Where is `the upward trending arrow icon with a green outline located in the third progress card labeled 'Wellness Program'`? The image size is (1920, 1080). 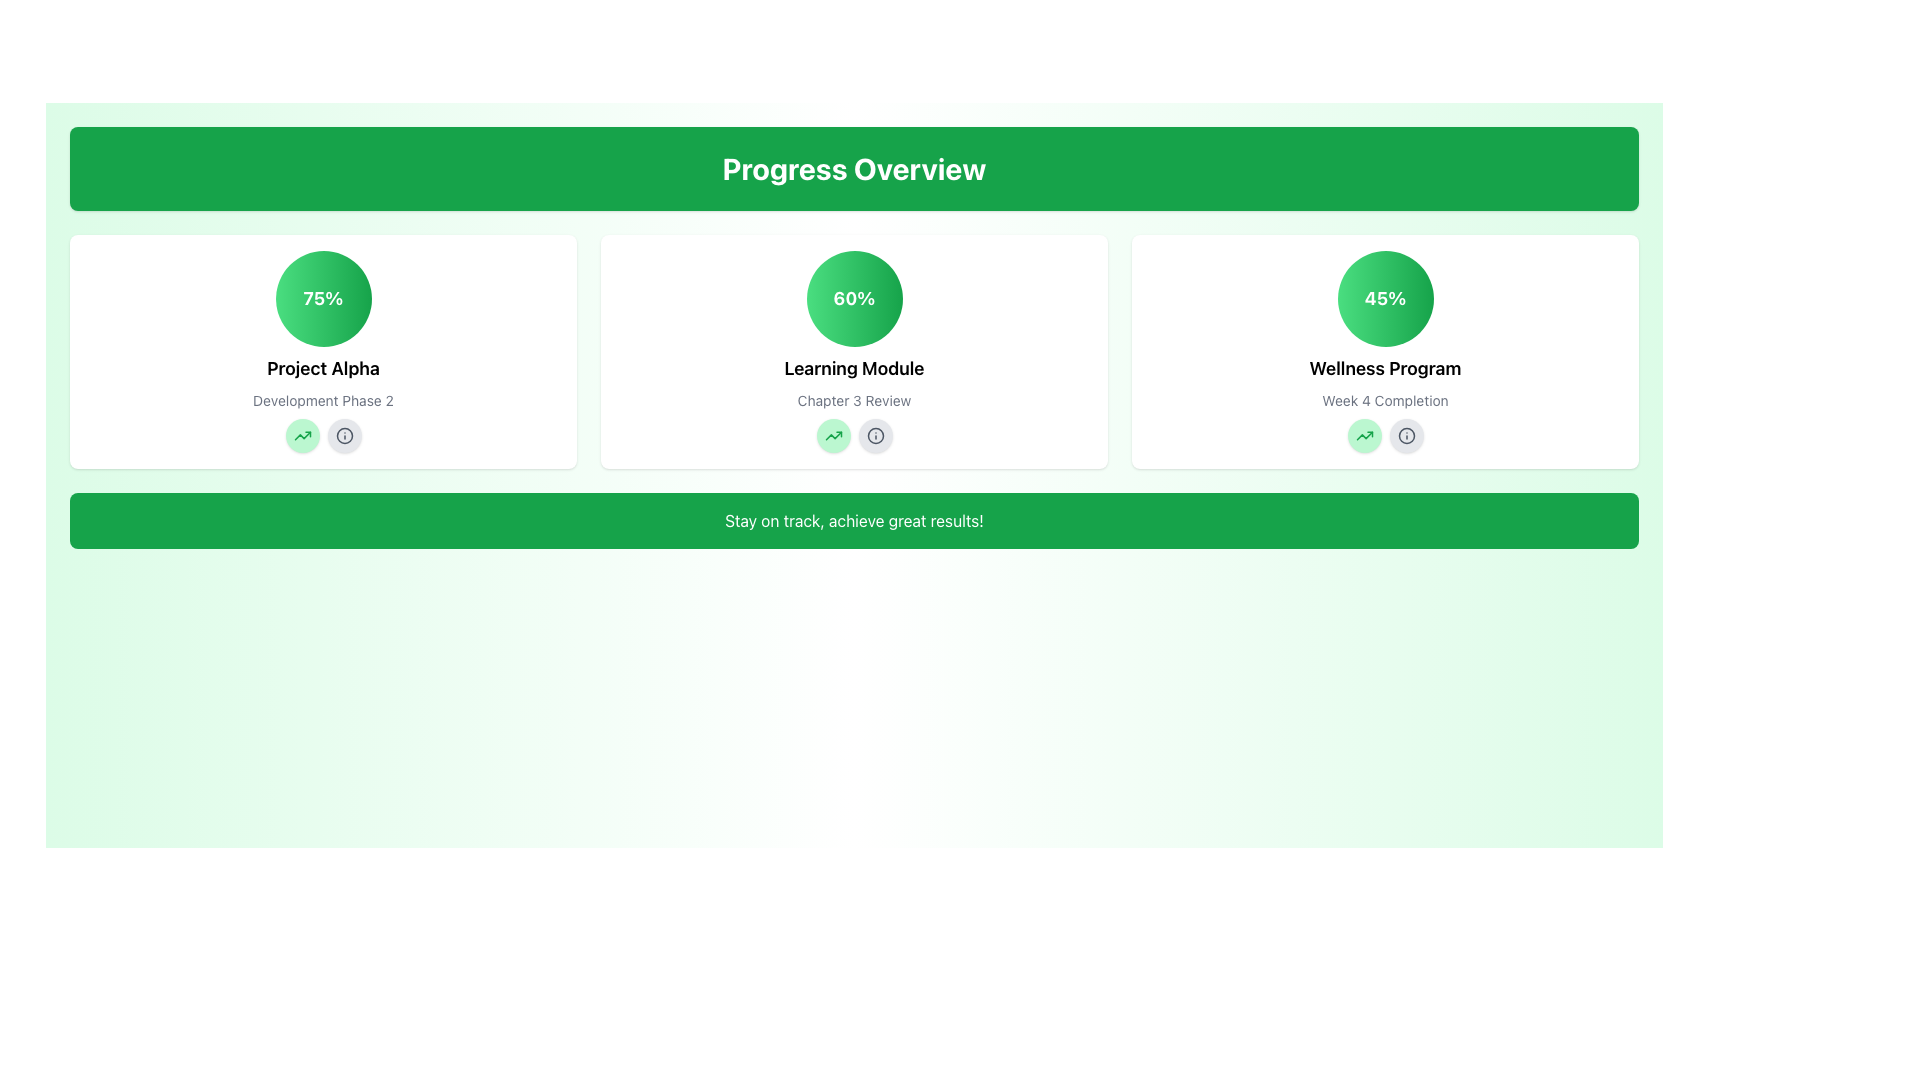
the upward trending arrow icon with a green outline located in the third progress card labeled 'Wellness Program' is located at coordinates (1363, 434).